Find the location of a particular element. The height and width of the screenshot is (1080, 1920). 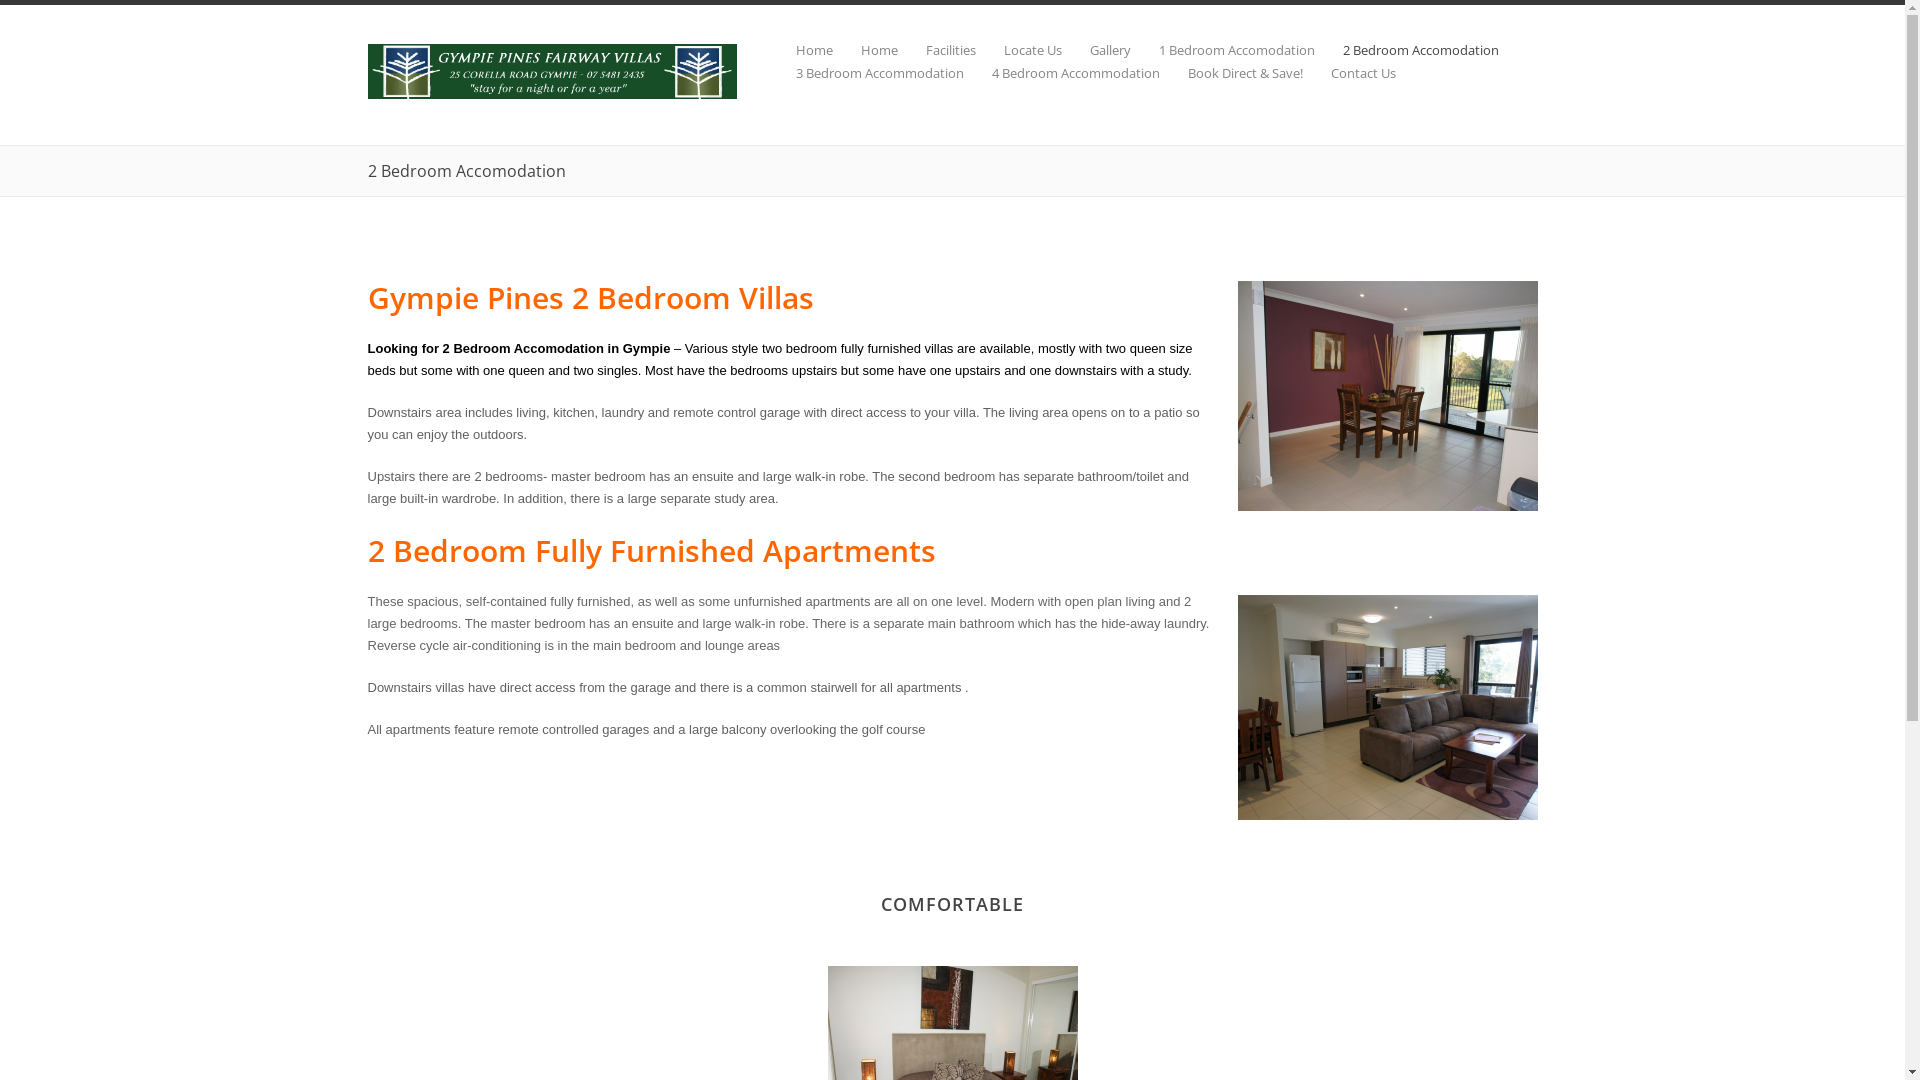

'Book Direct & Save!' is located at coordinates (1230, 72).